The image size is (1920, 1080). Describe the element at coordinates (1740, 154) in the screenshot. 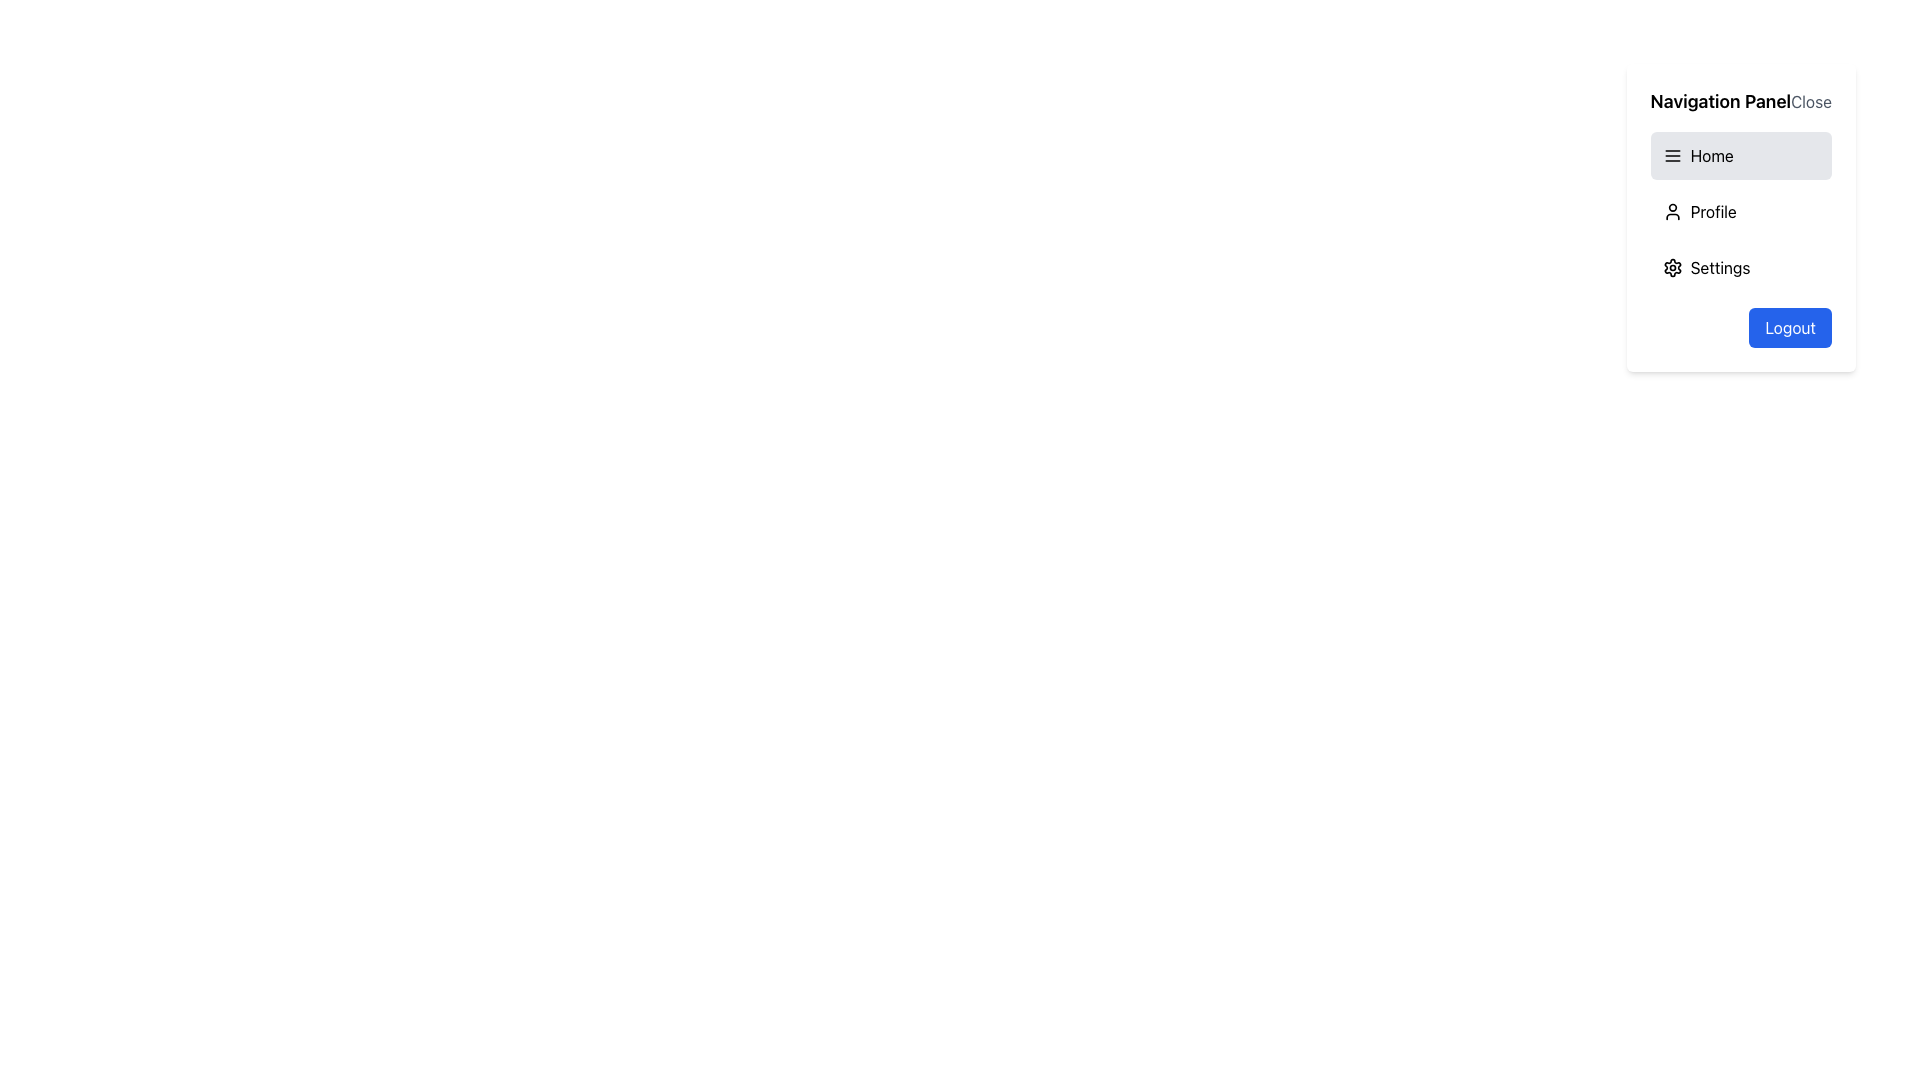

I see `the first button in the vertical navigation menu` at that location.